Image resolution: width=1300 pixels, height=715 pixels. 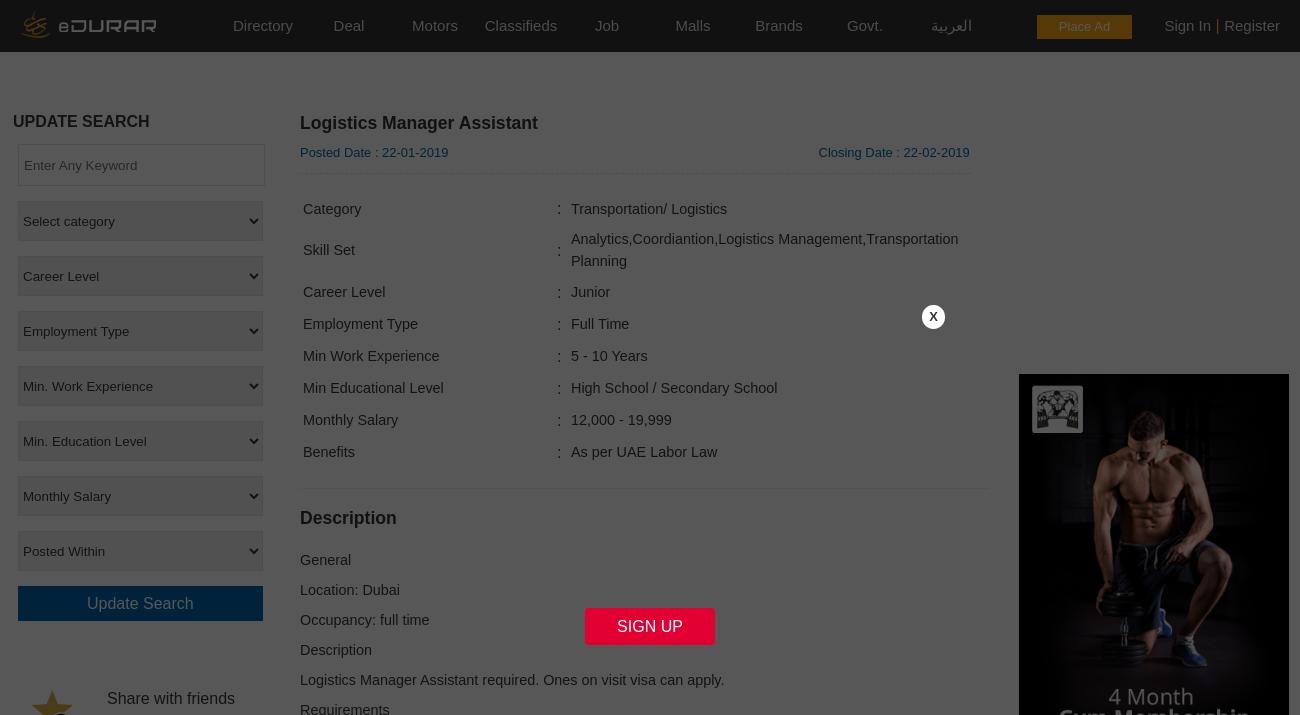 I want to click on 'Min Educational Level', so click(x=303, y=387).